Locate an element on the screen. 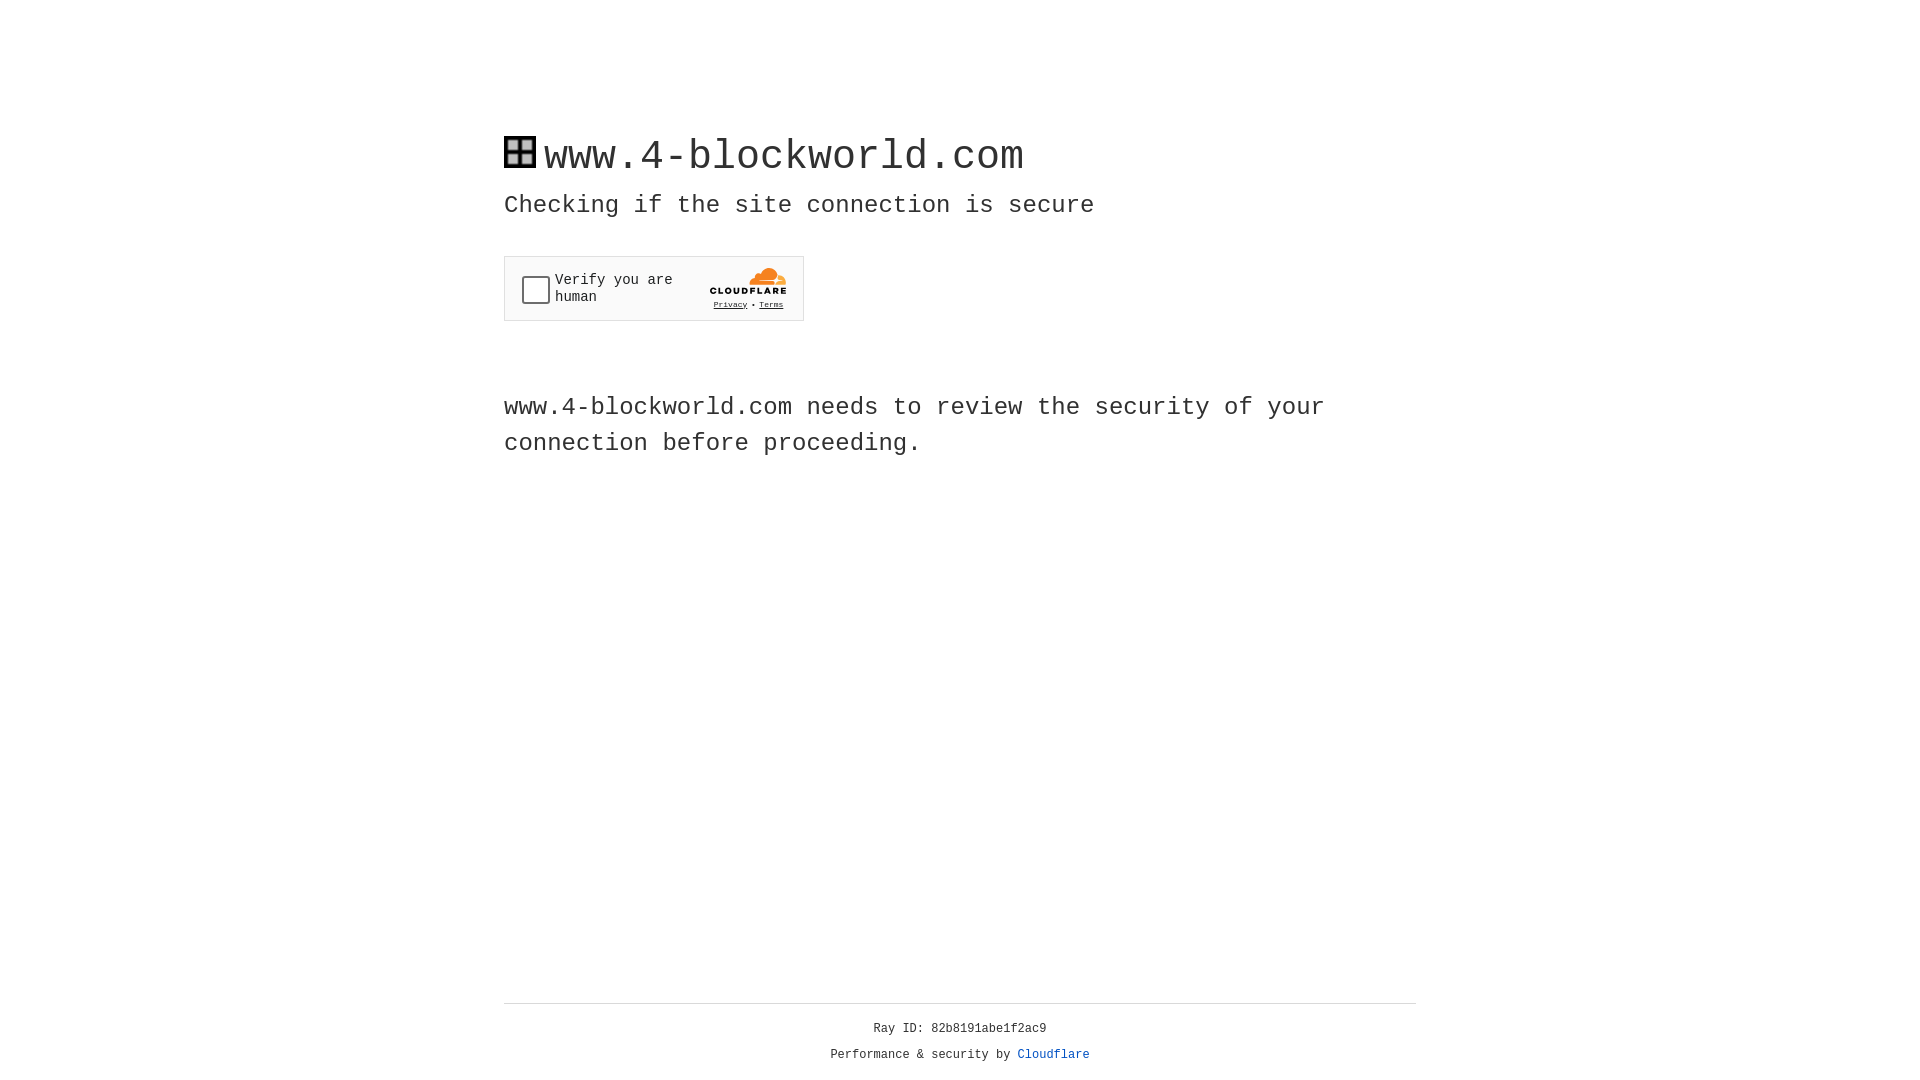  'Cloudflare' is located at coordinates (1017, 1054).